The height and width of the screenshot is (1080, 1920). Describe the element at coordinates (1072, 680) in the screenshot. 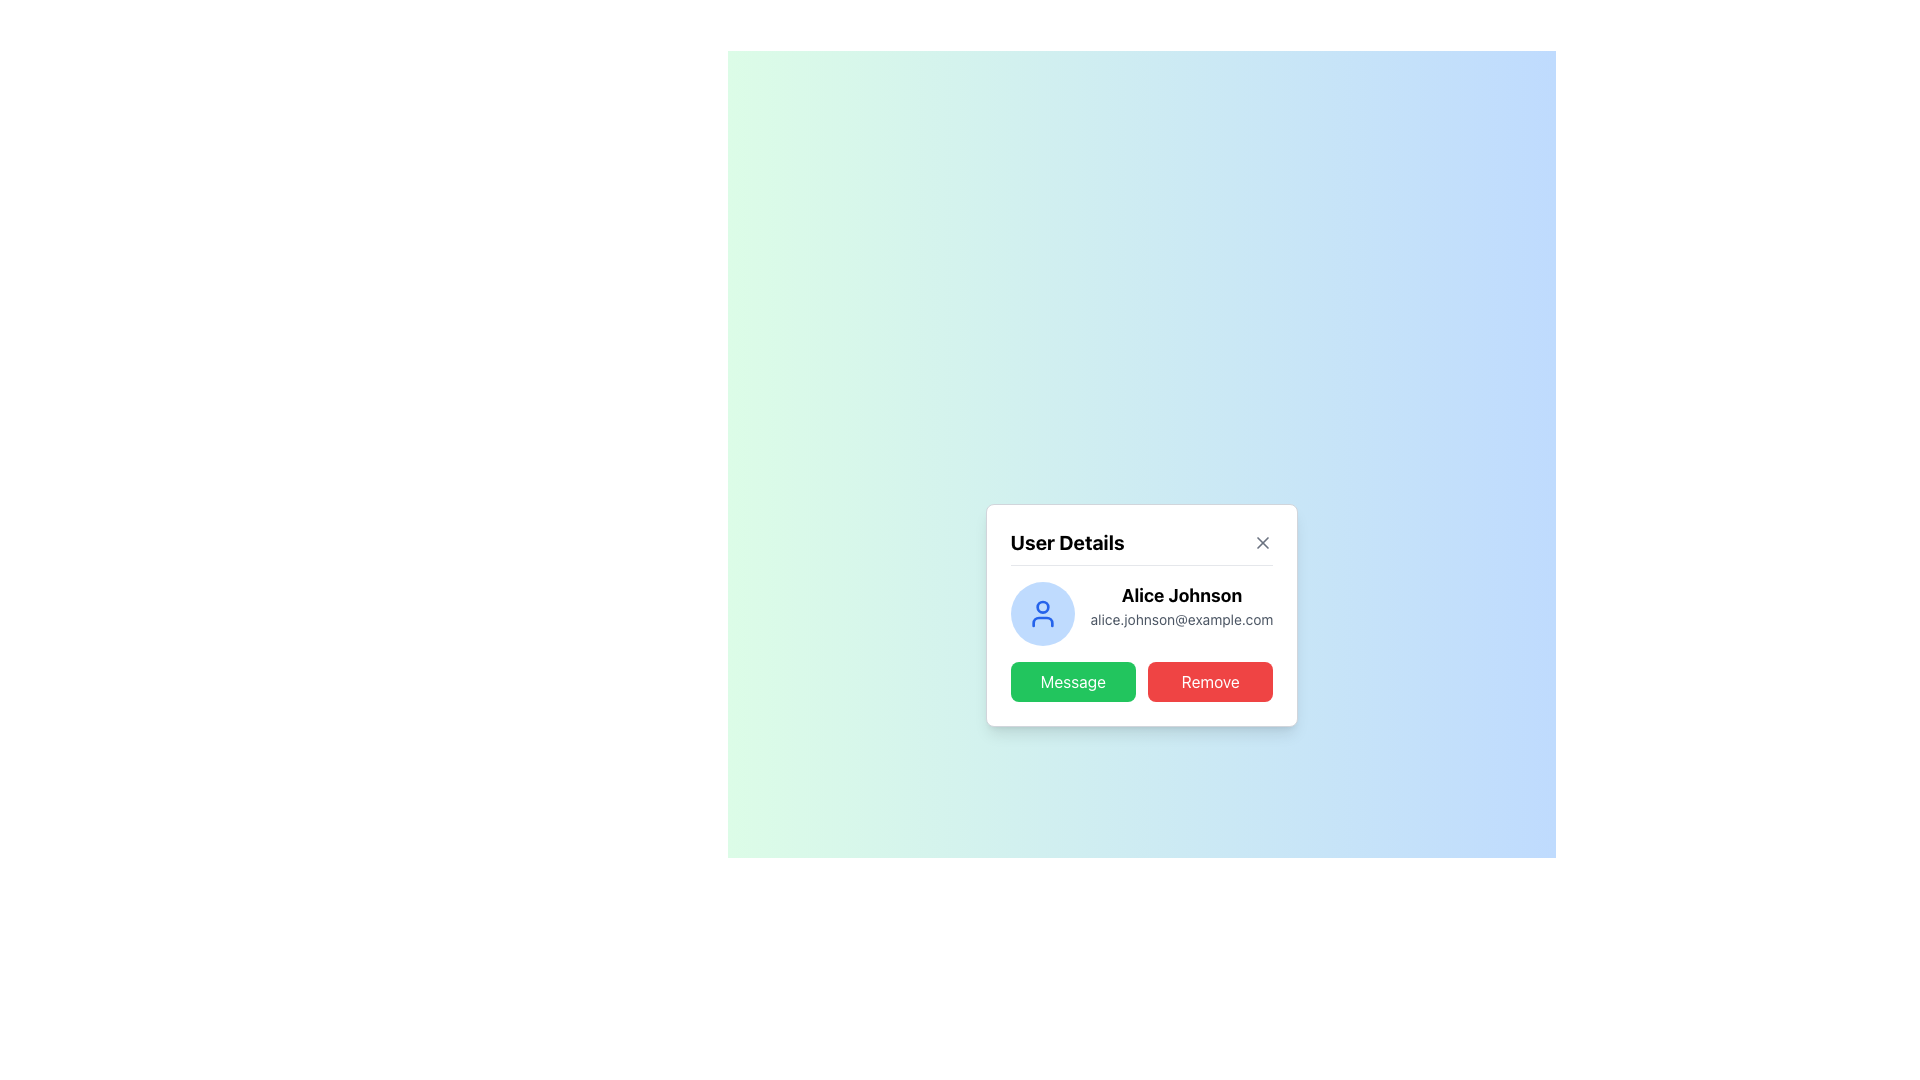

I see `the first button in the horizontal pair located under the user's details` at that location.